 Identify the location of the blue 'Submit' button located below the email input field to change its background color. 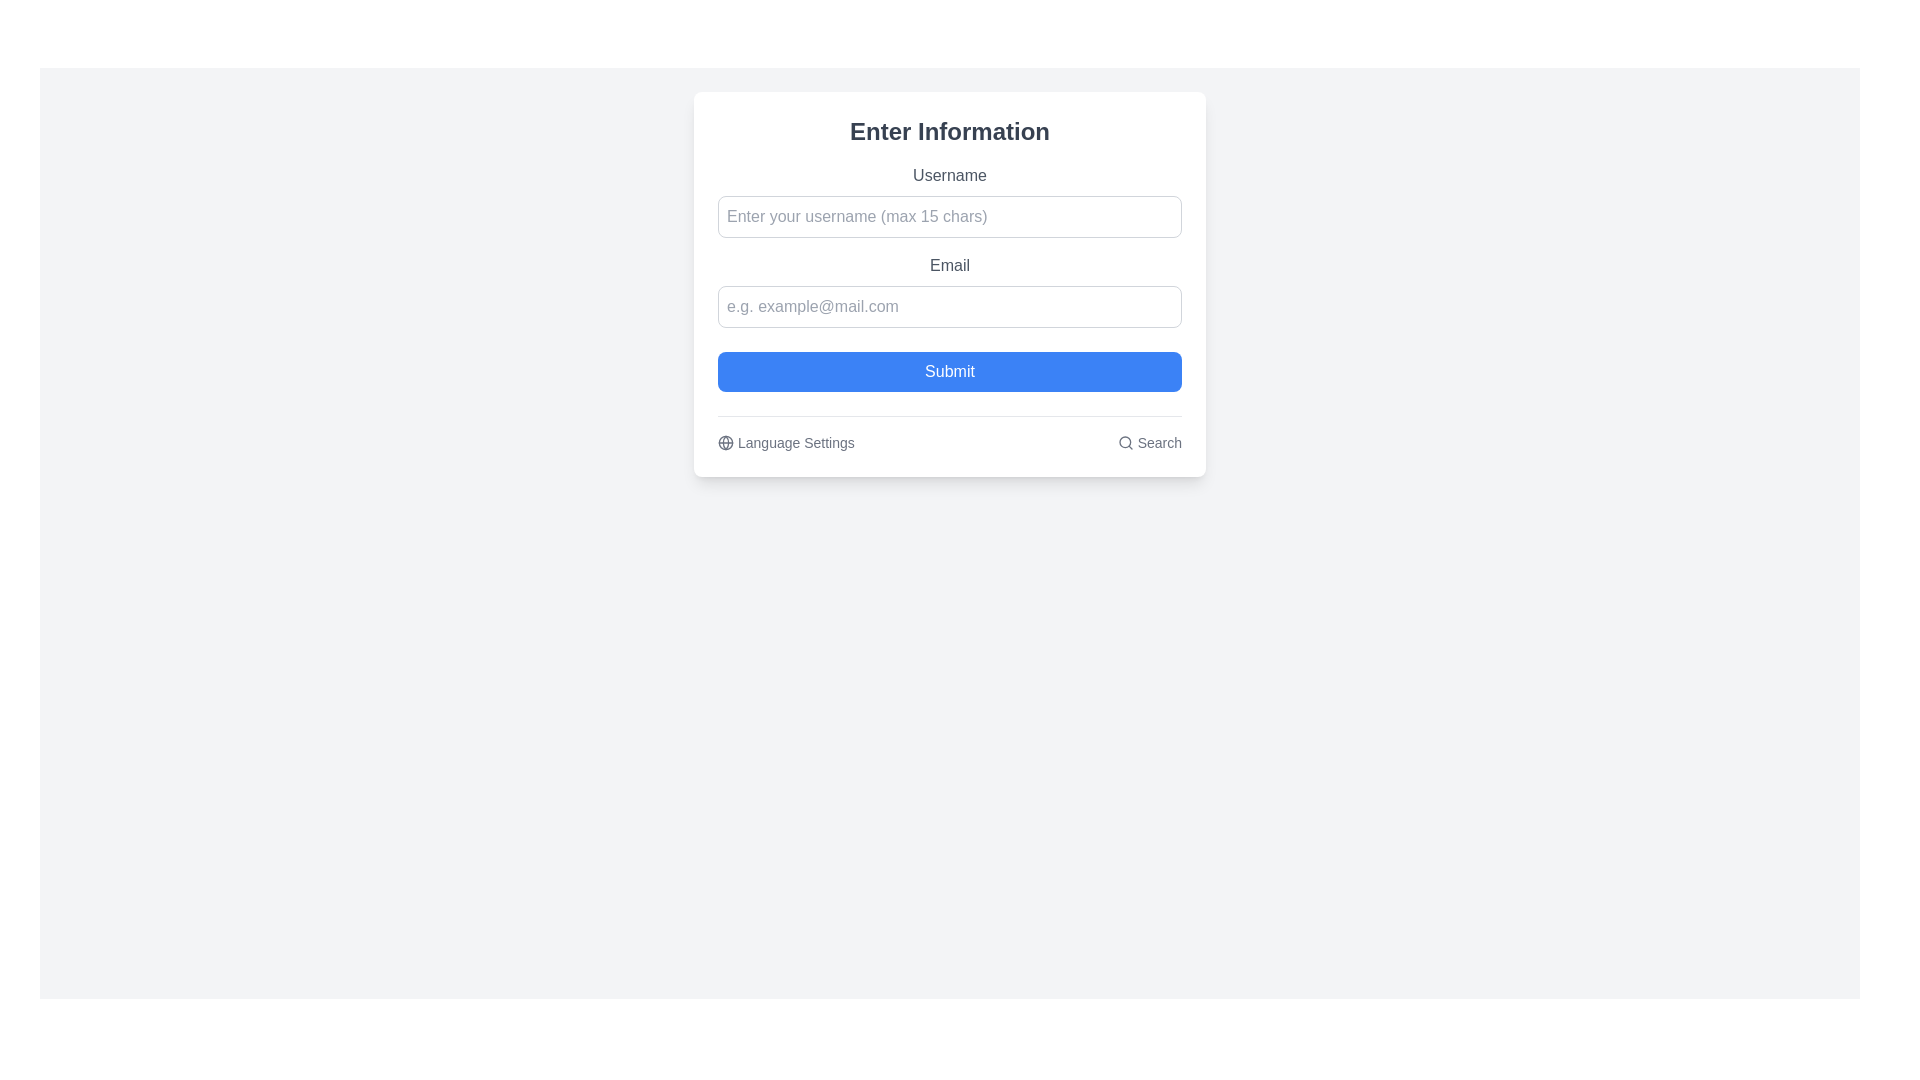
(949, 371).